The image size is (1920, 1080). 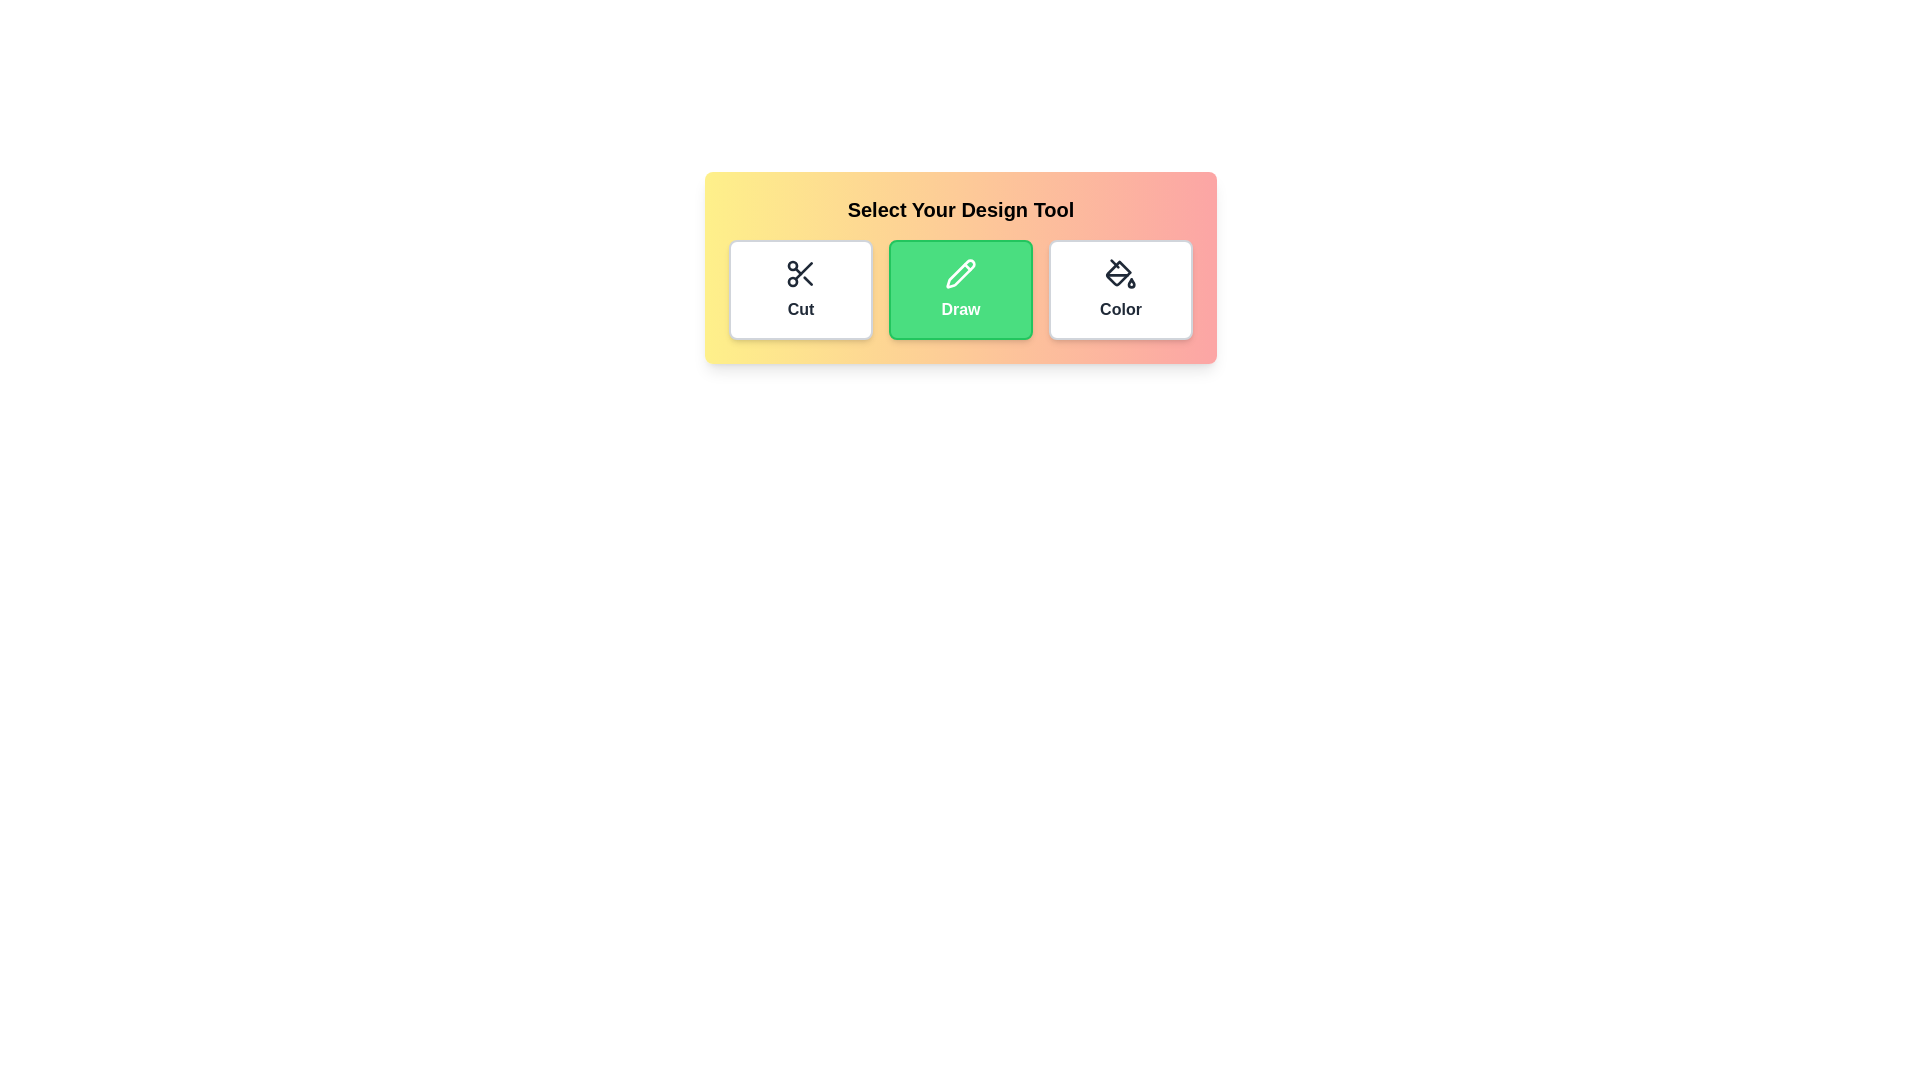 I want to click on the icon of the tool labeled Cut to toggle its selection state, so click(x=801, y=289).